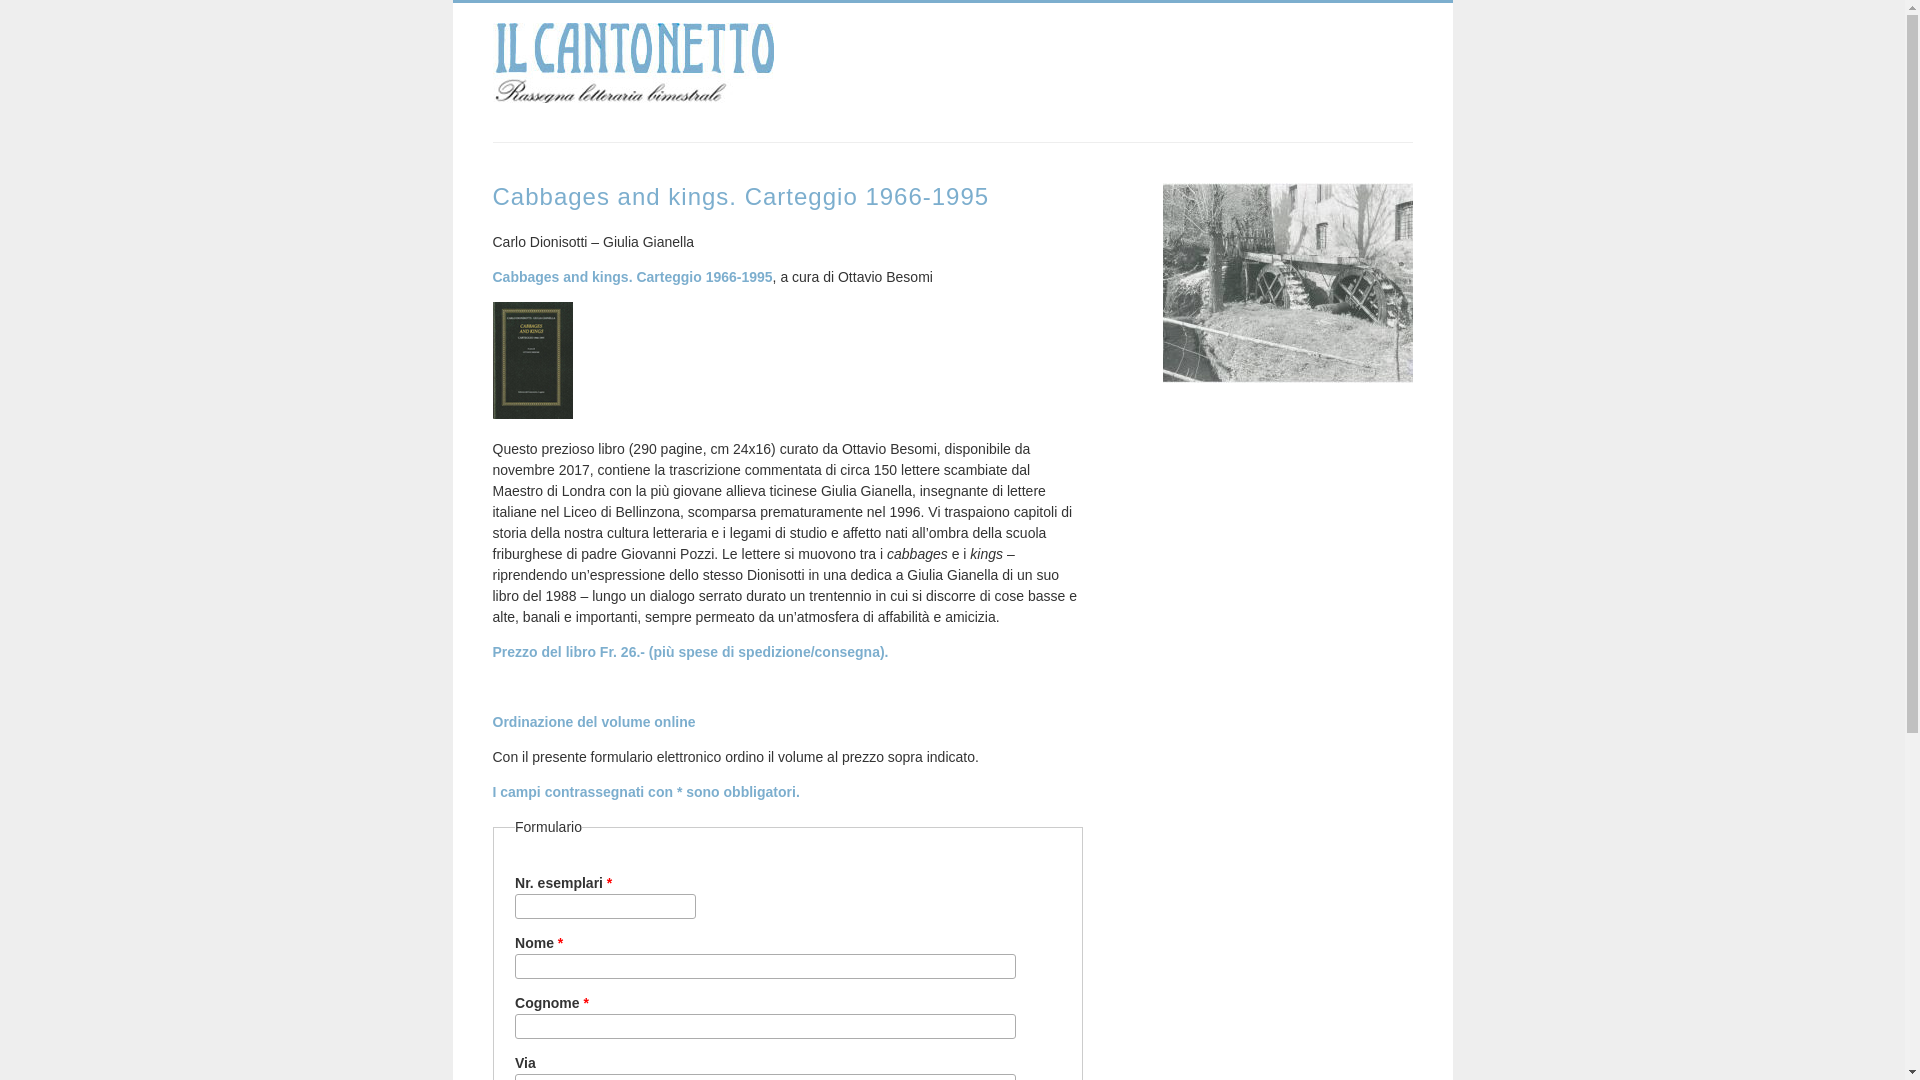  I want to click on 'Home', so click(631, 94).